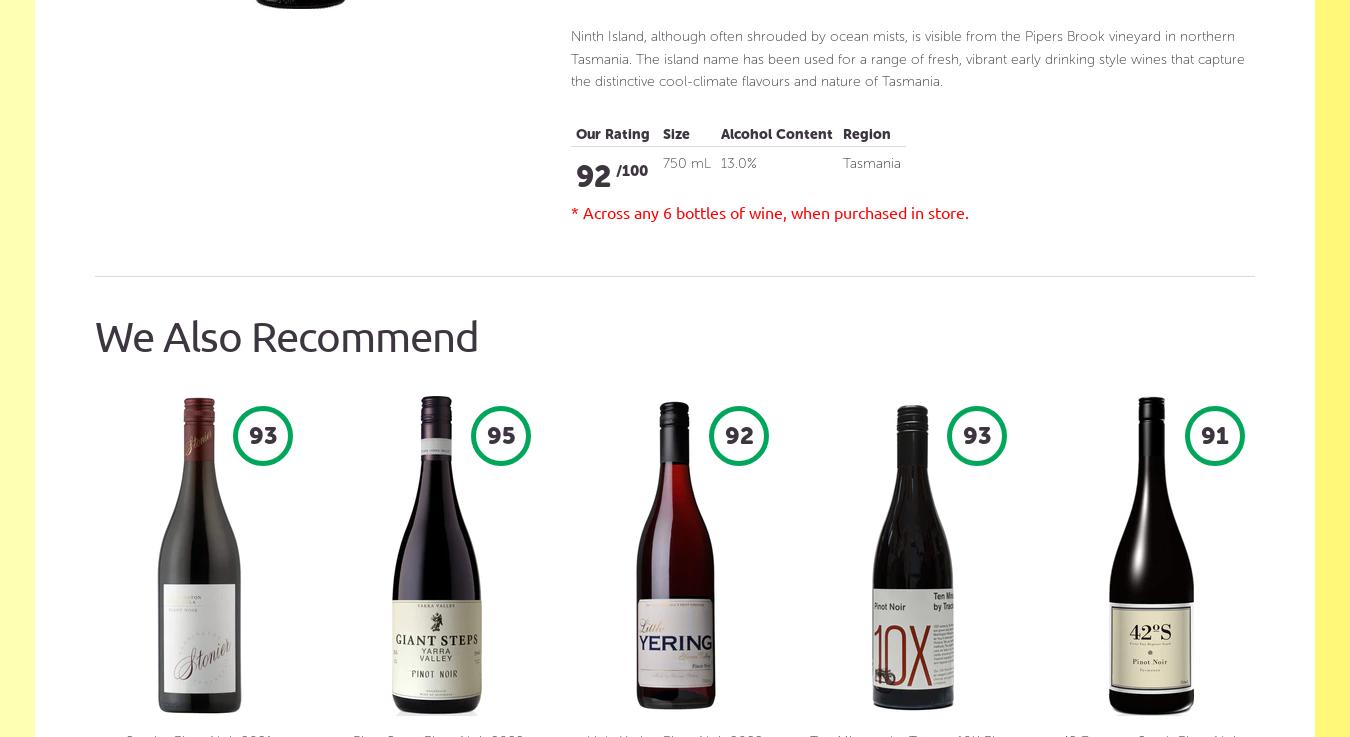 This screenshot has width=1350, height=737. Describe the element at coordinates (387, 176) in the screenshot. I see `'Organic & Preservative Free White Wine'` at that location.